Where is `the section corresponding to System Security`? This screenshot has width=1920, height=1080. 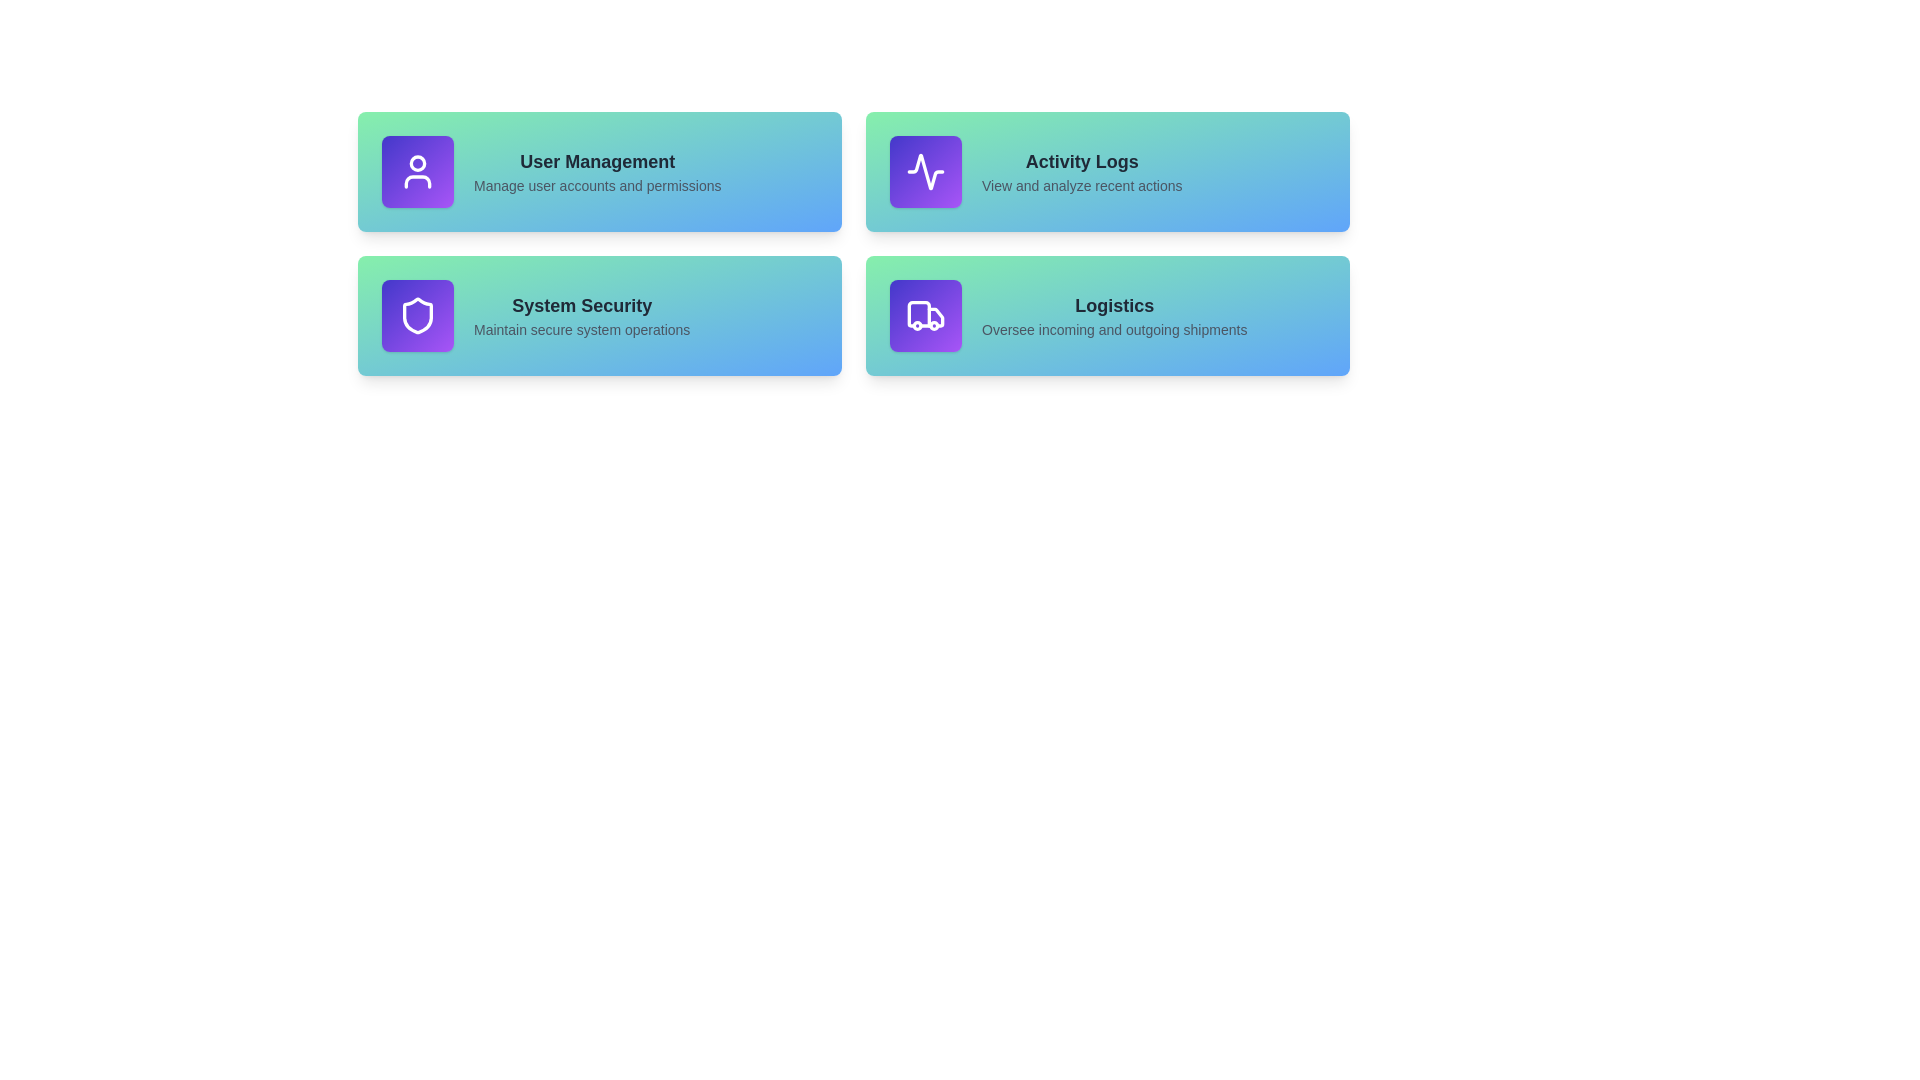 the section corresponding to System Security is located at coordinates (599, 315).